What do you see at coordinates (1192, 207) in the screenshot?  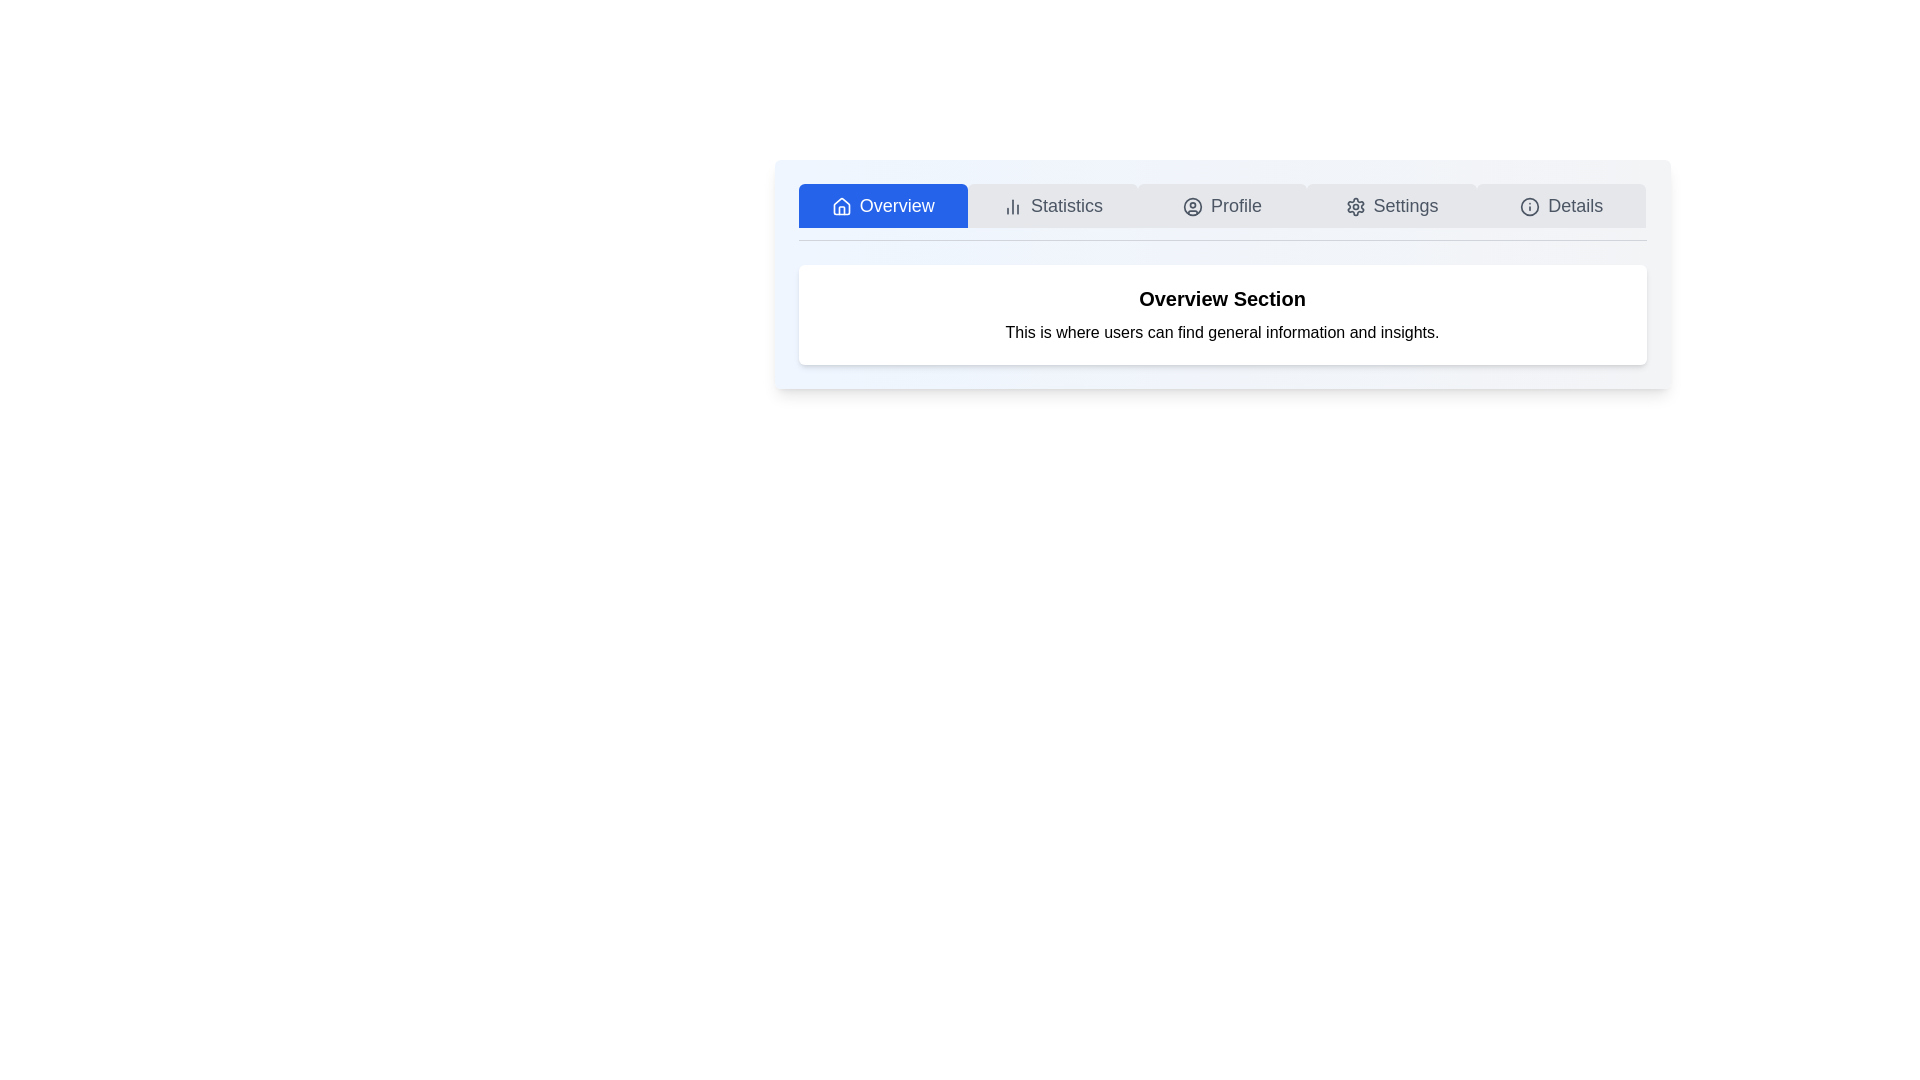 I see `the outer circle of the user profile icon located in the navigation menu or tab bar, which is visually distinct due to its circular shape` at bounding box center [1192, 207].